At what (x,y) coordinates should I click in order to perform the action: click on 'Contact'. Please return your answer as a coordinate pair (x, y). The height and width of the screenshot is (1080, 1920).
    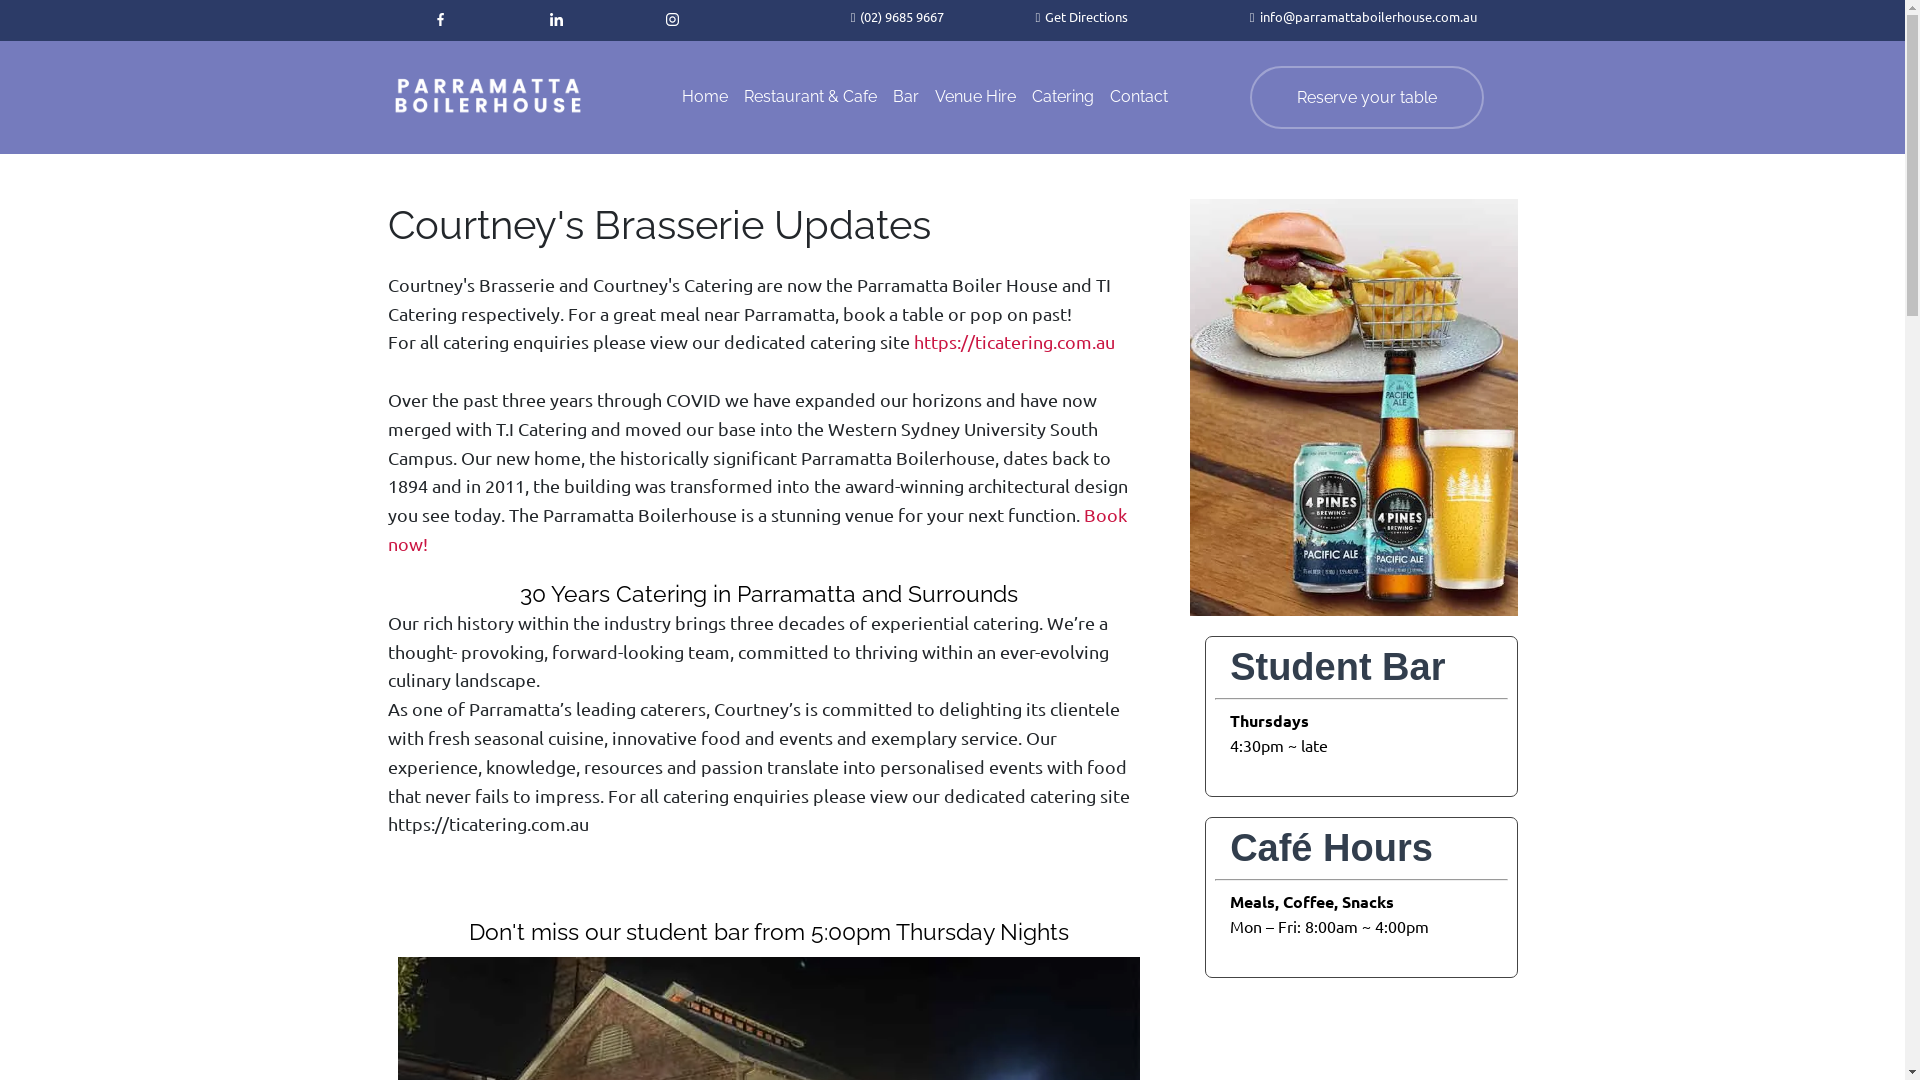
    Looking at the image, I should click on (1138, 96).